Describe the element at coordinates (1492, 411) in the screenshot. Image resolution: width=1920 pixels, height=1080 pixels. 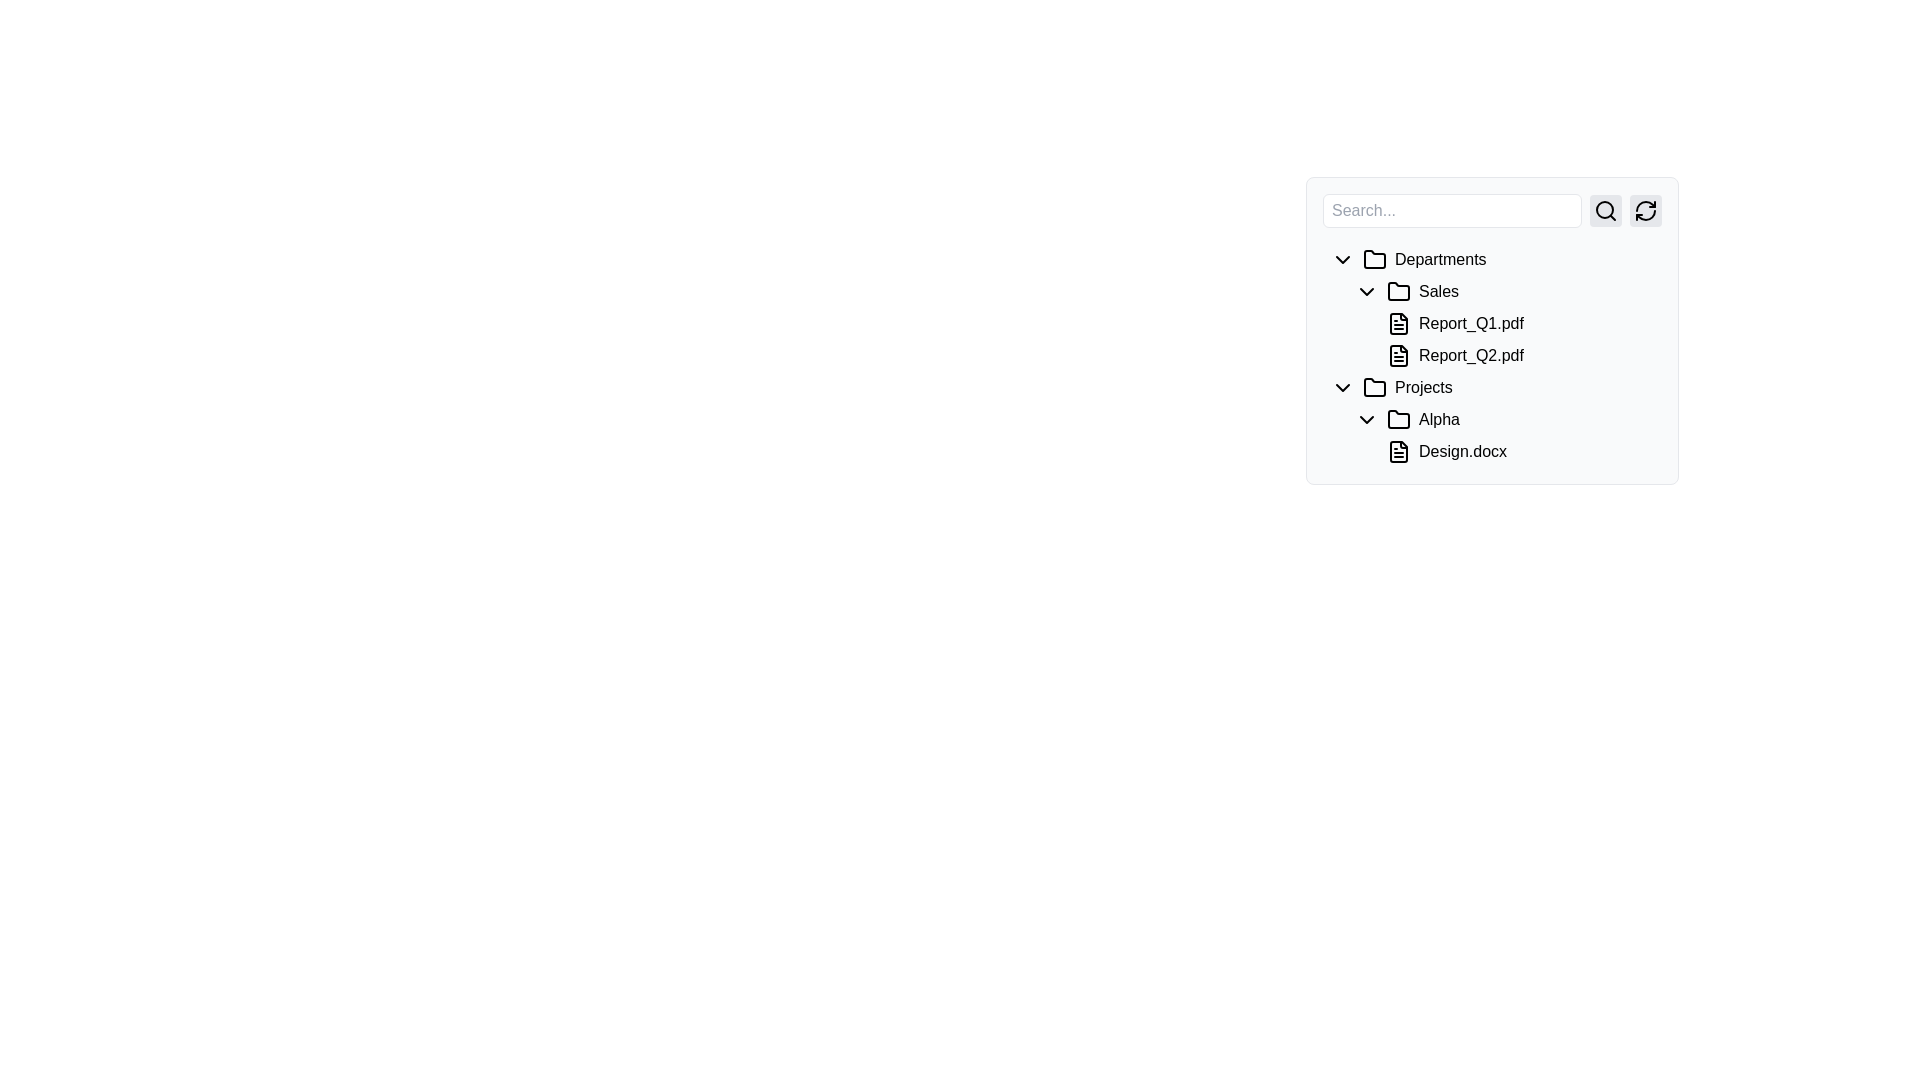
I see `the 'Alpha' folder item in the hierarchical list under the 'Projects' section` at that location.